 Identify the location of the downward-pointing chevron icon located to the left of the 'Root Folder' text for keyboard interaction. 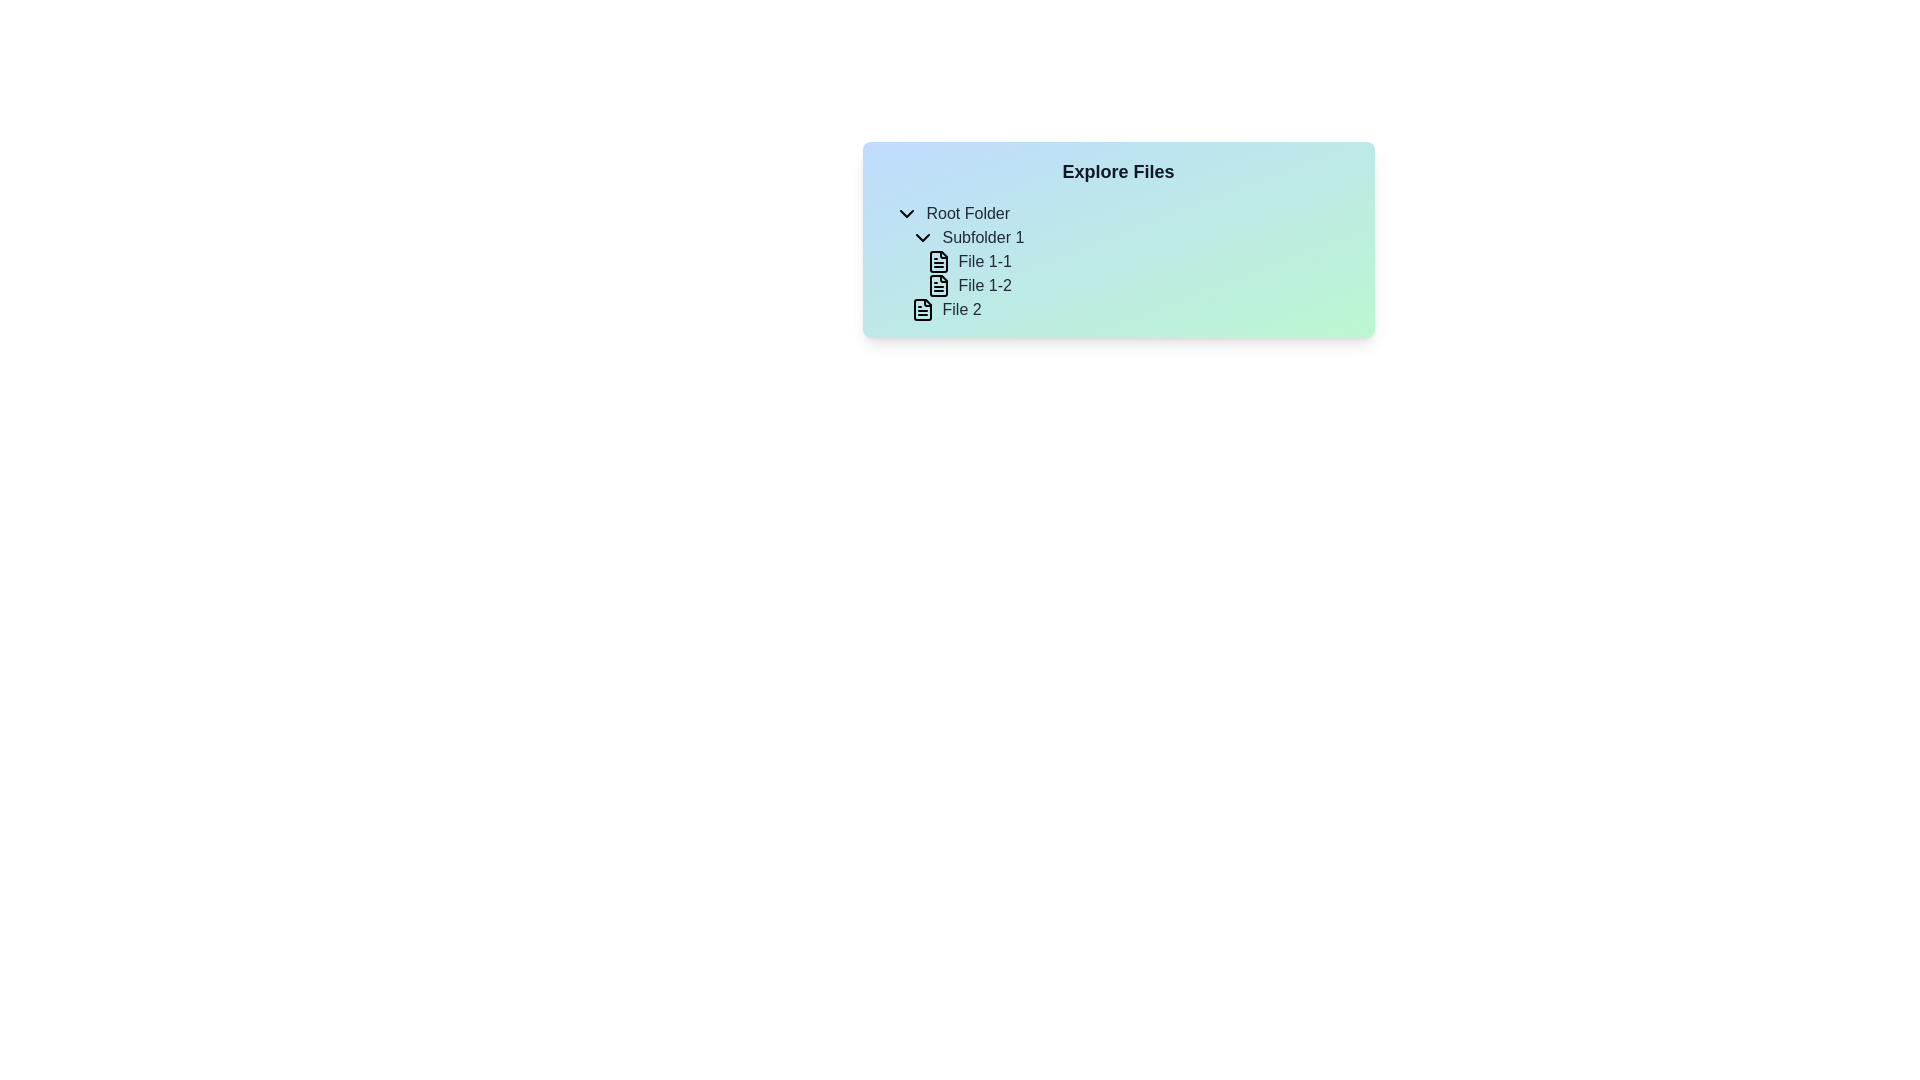
(905, 213).